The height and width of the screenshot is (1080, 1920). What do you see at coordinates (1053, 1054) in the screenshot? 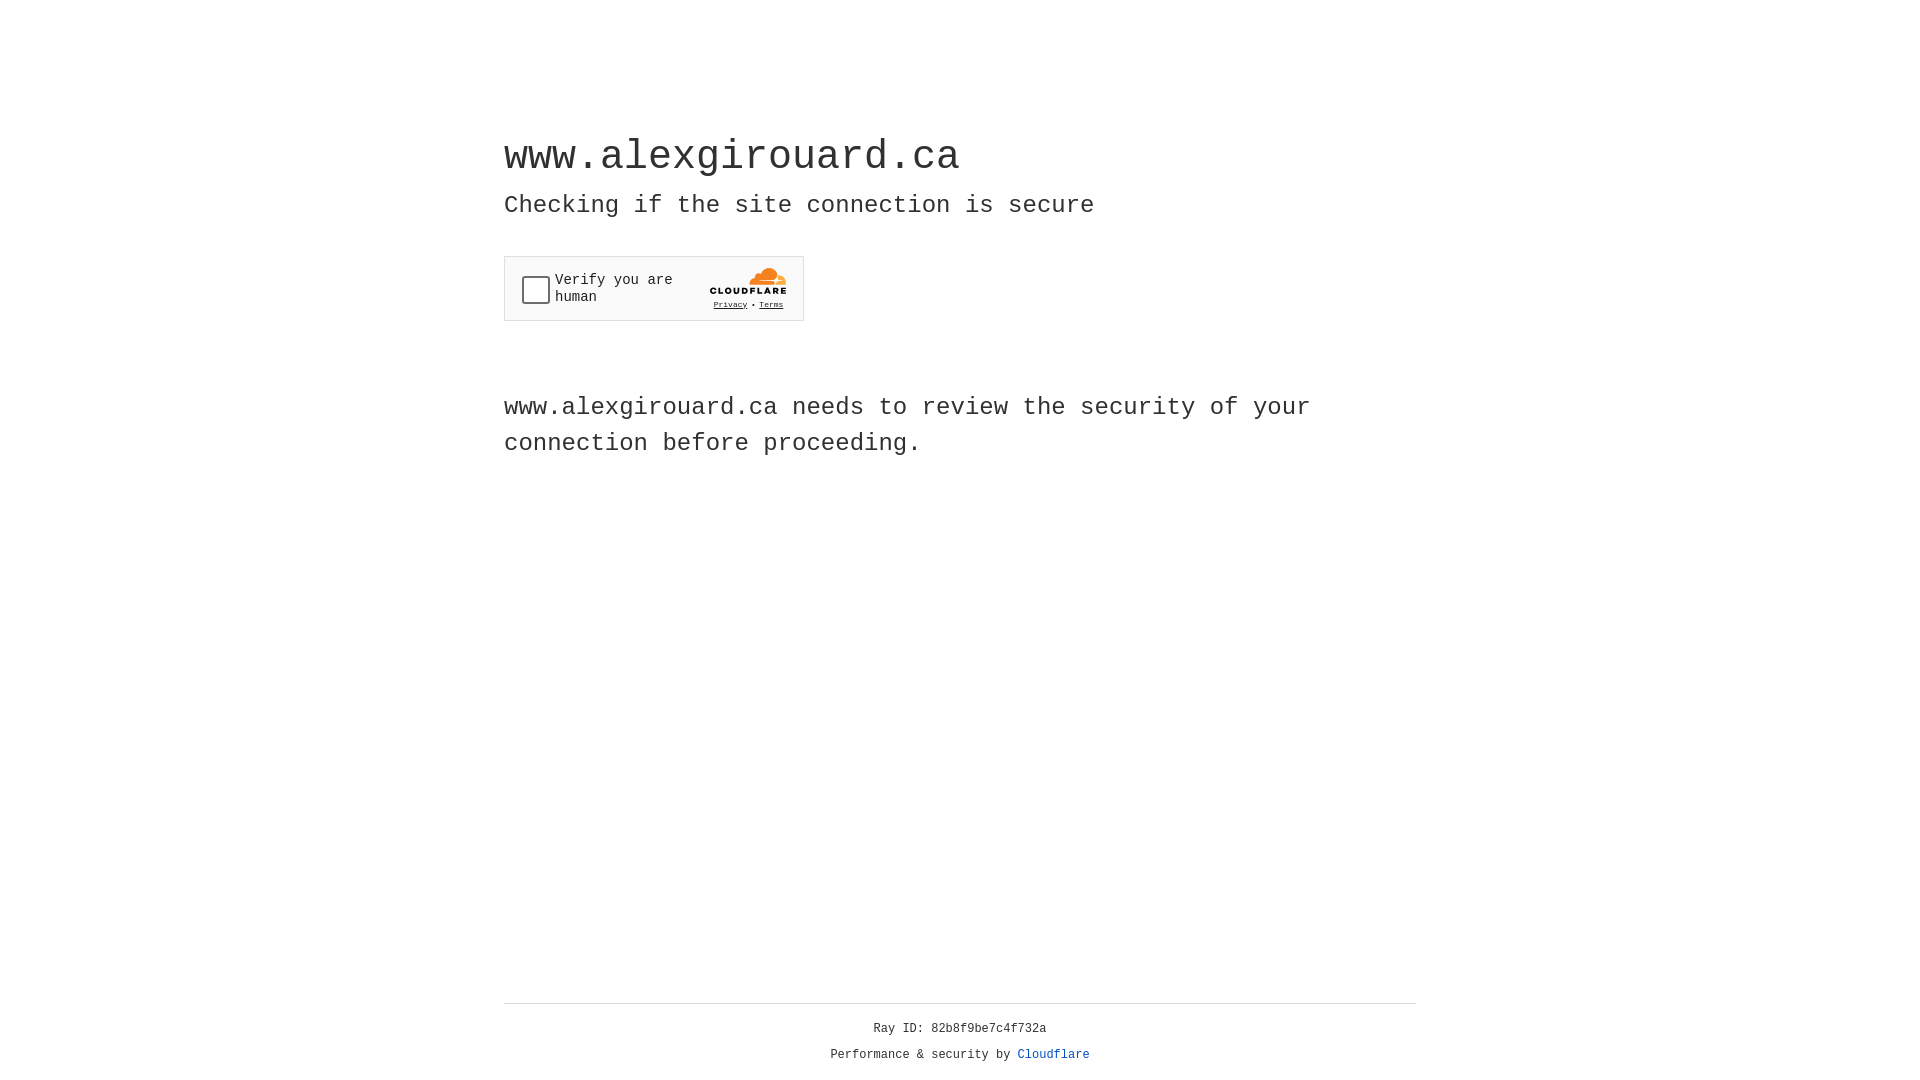
I see `'Cloudflare'` at bounding box center [1053, 1054].